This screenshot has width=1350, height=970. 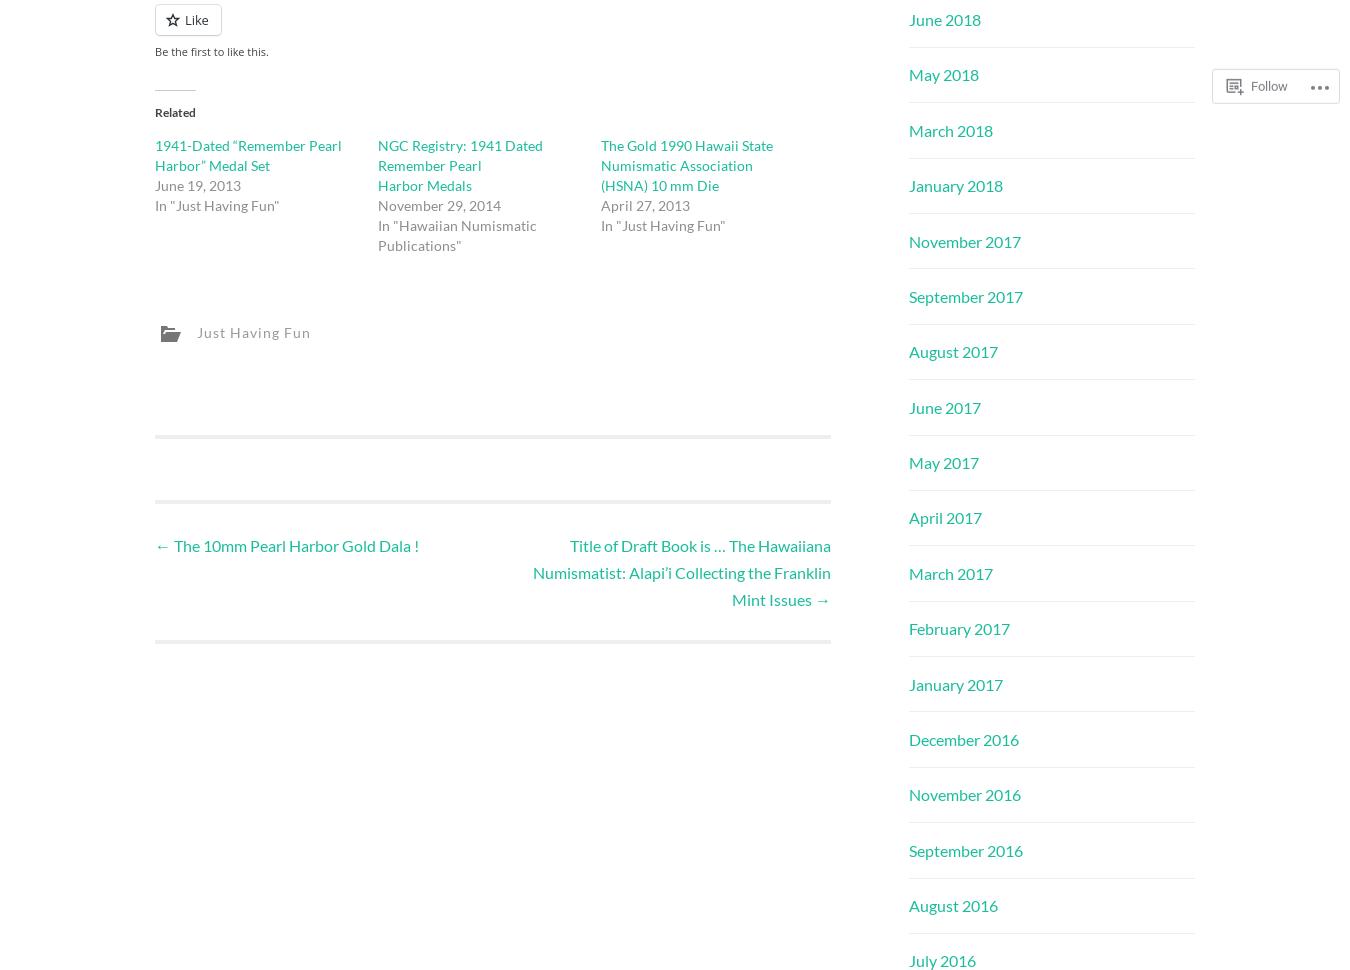 I want to click on 'April 2017', so click(x=907, y=517).